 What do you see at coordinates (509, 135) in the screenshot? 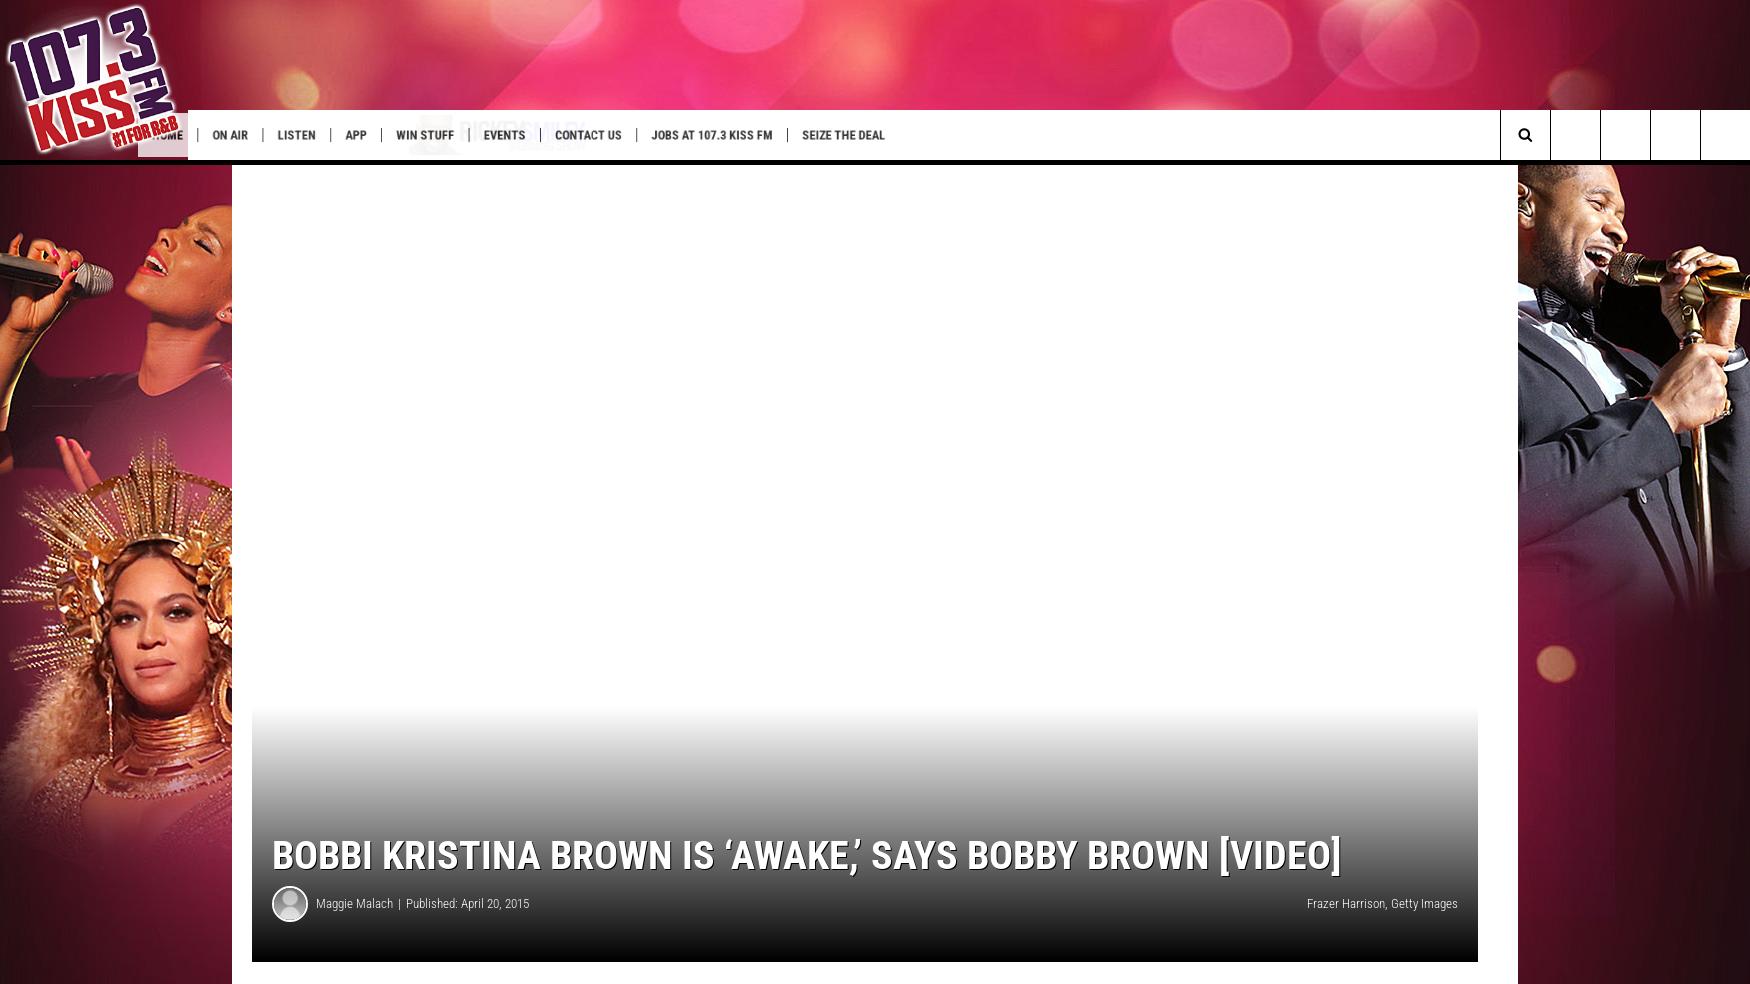
I see `'Win Stuff'` at bounding box center [509, 135].